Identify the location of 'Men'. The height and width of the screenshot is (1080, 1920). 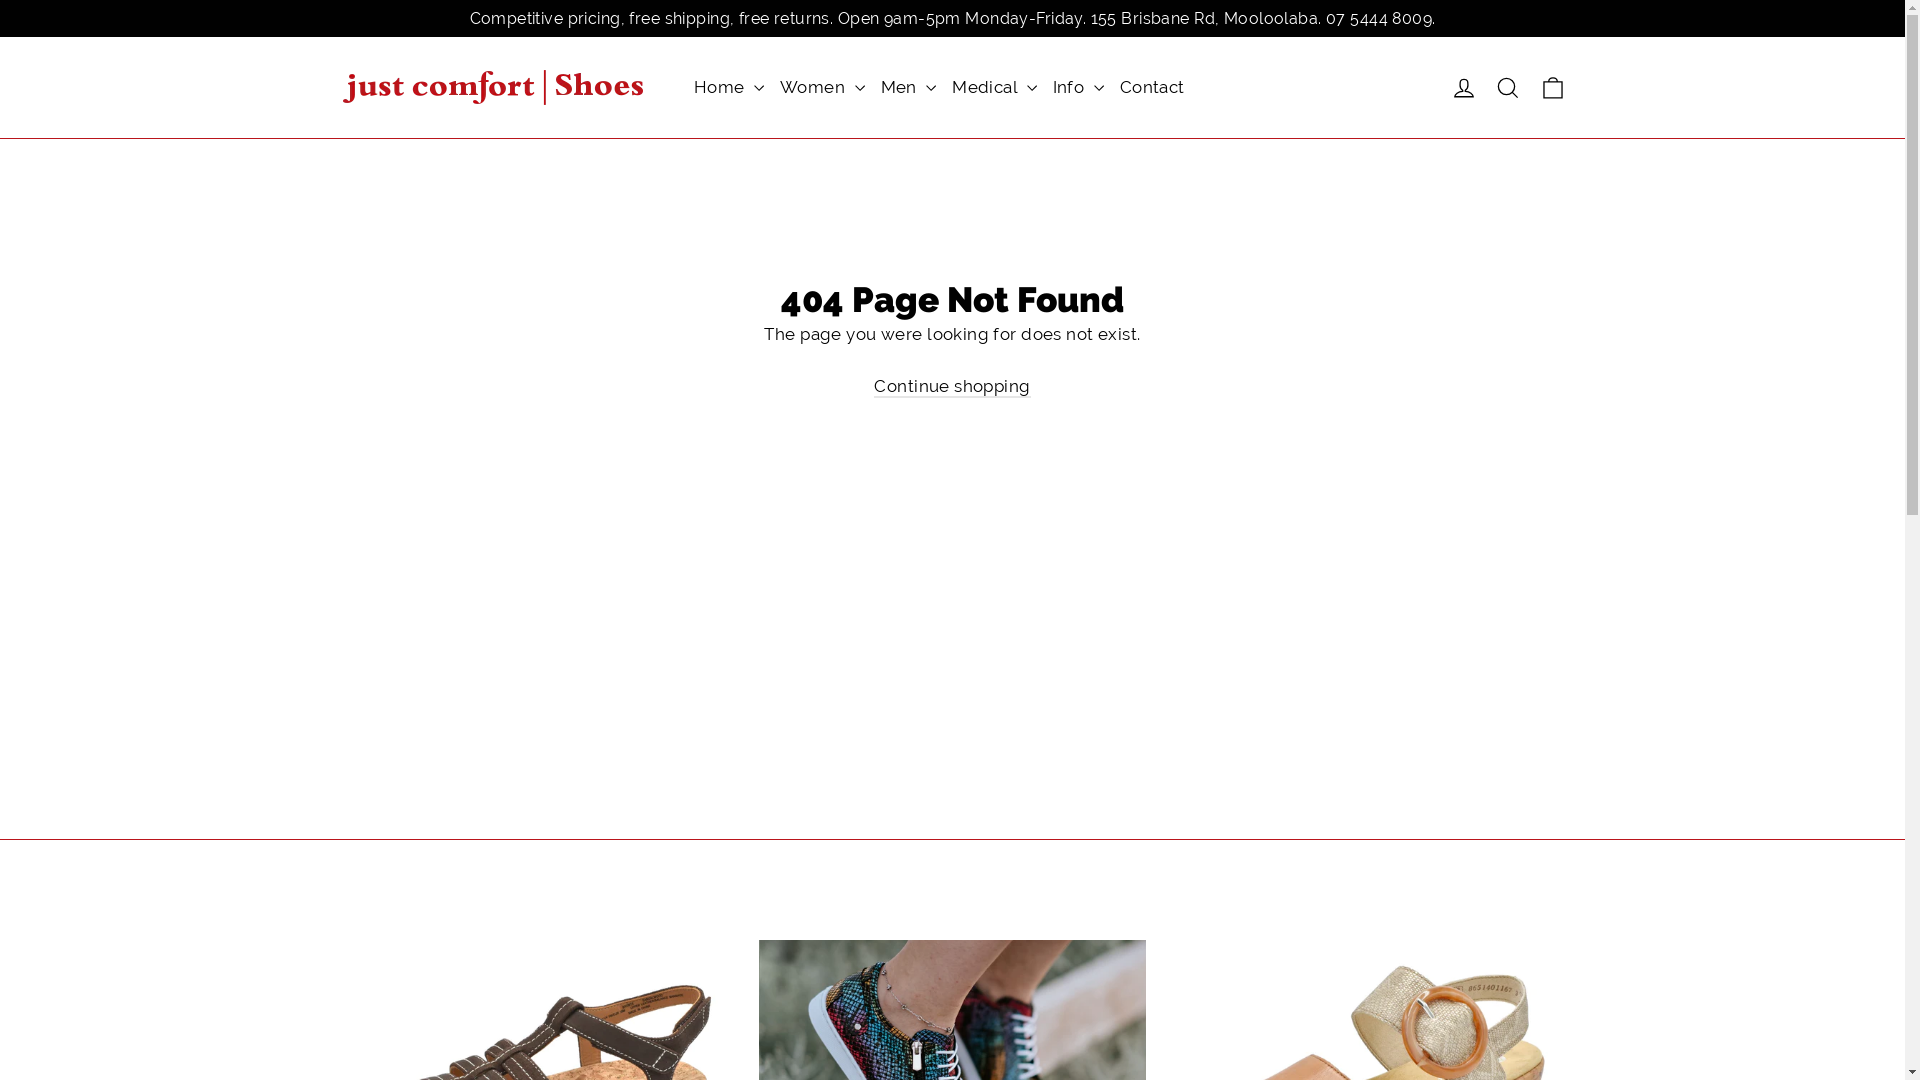
(907, 86).